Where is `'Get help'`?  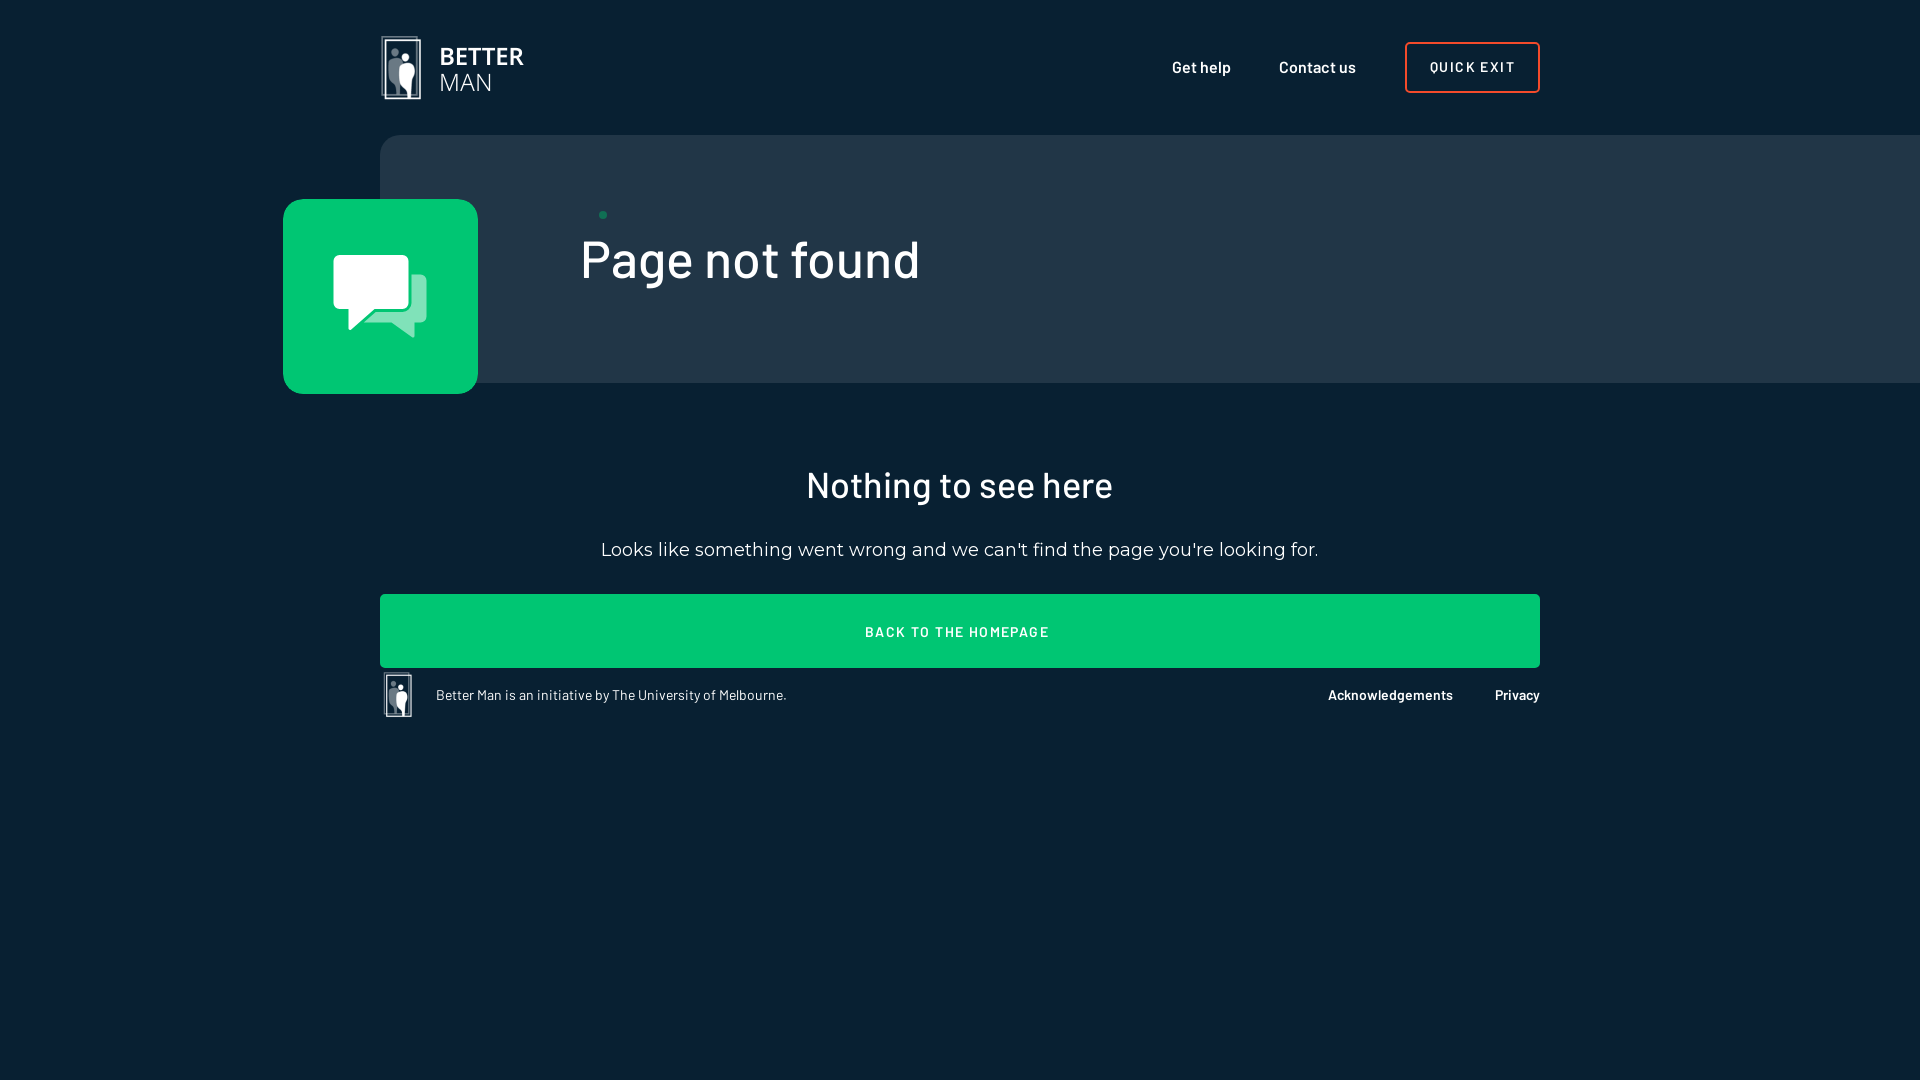
'Get help' is located at coordinates (1200, 65).